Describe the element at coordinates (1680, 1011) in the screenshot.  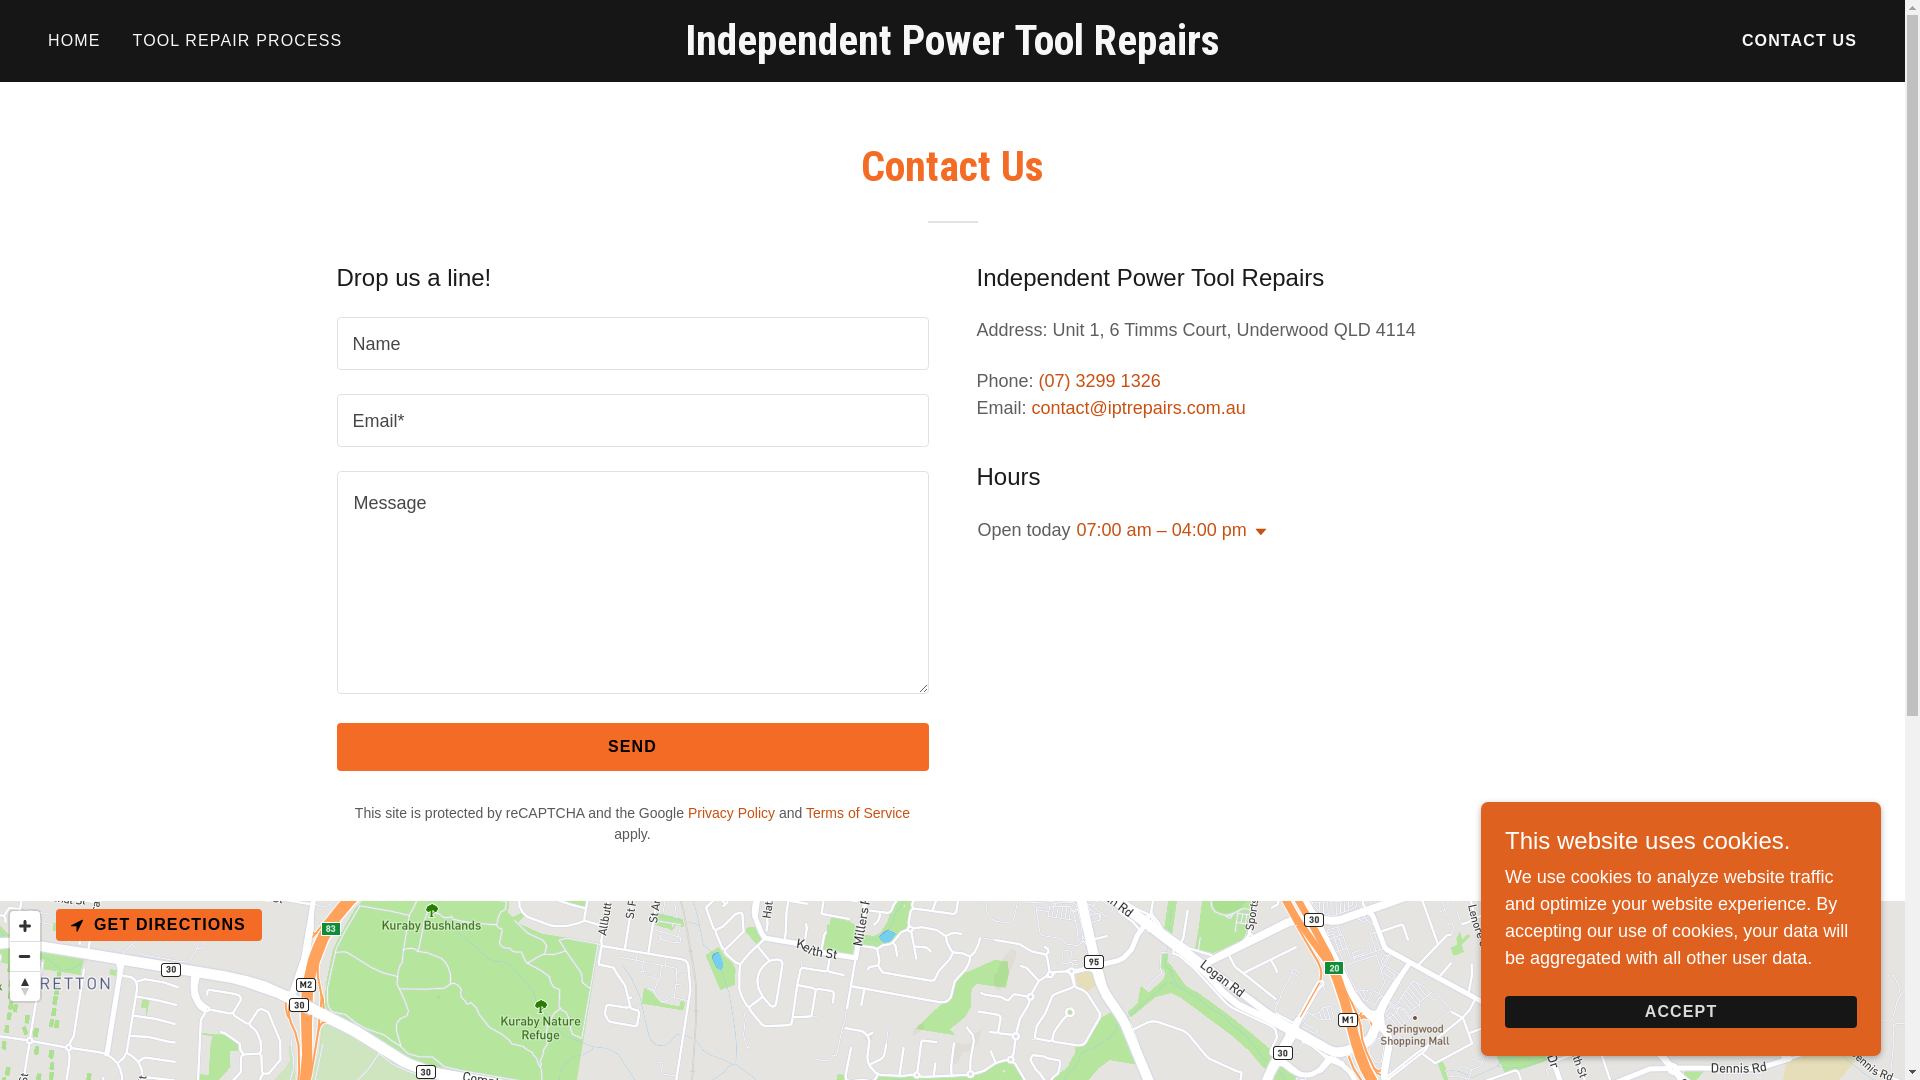
I see `'ACCEPT'` at that location.